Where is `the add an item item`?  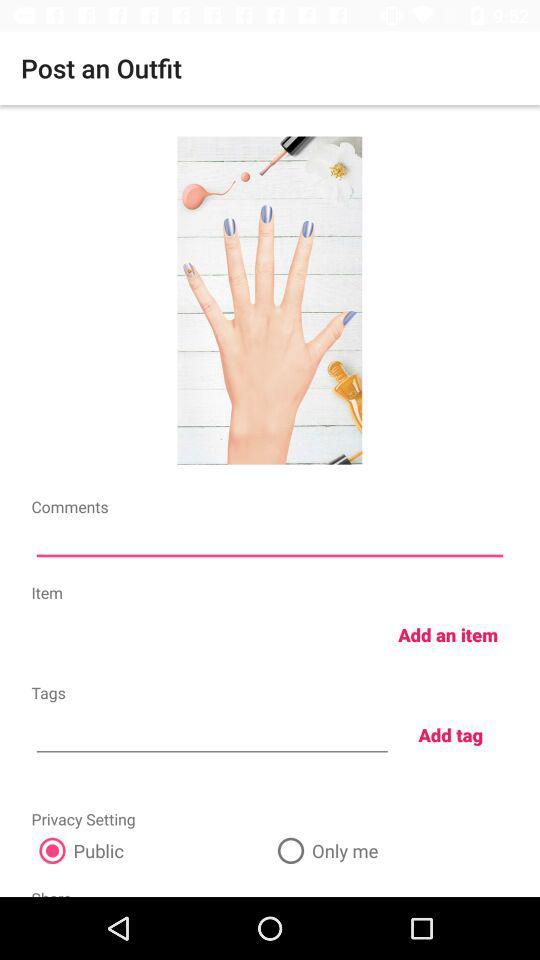 the add an item item is located at coordinates (448, 633).